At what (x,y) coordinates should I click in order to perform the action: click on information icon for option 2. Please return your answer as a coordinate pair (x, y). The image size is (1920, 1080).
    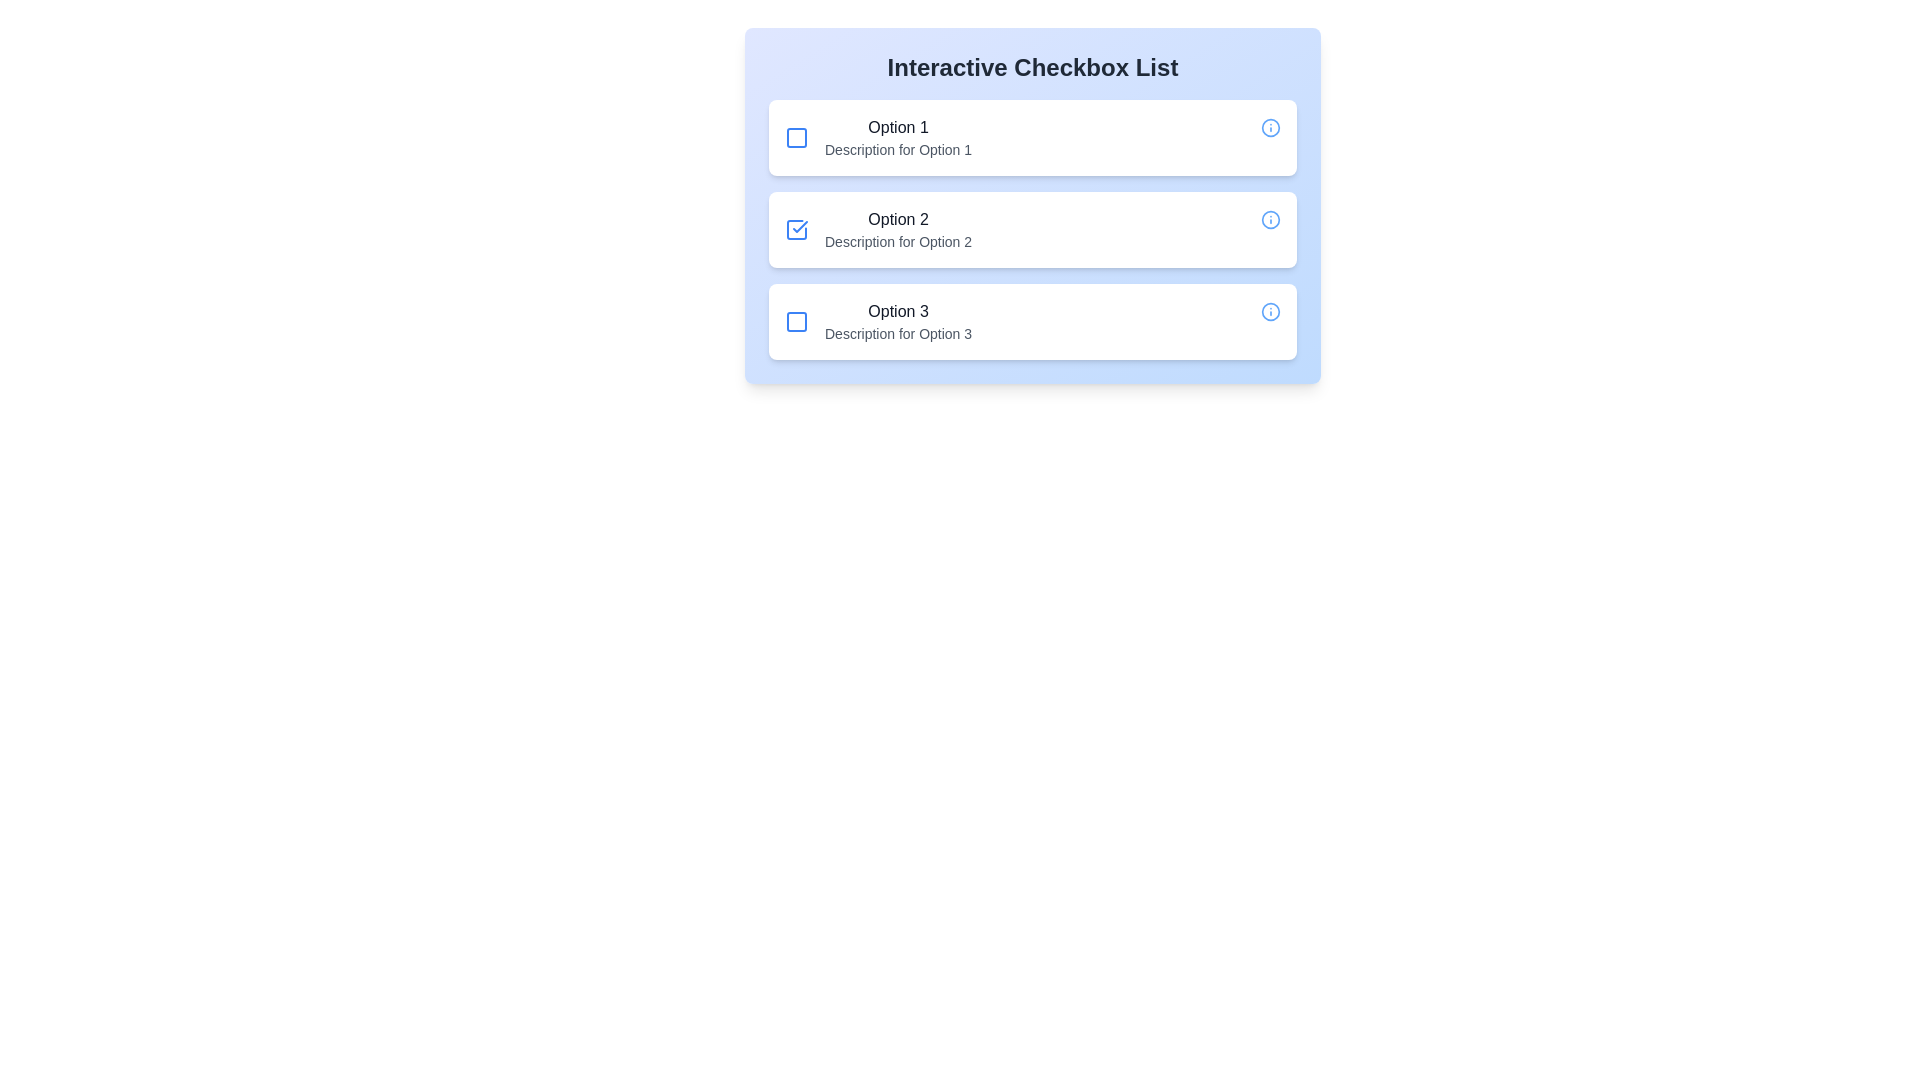
    Looking at the image, I should click on (1270, 219).